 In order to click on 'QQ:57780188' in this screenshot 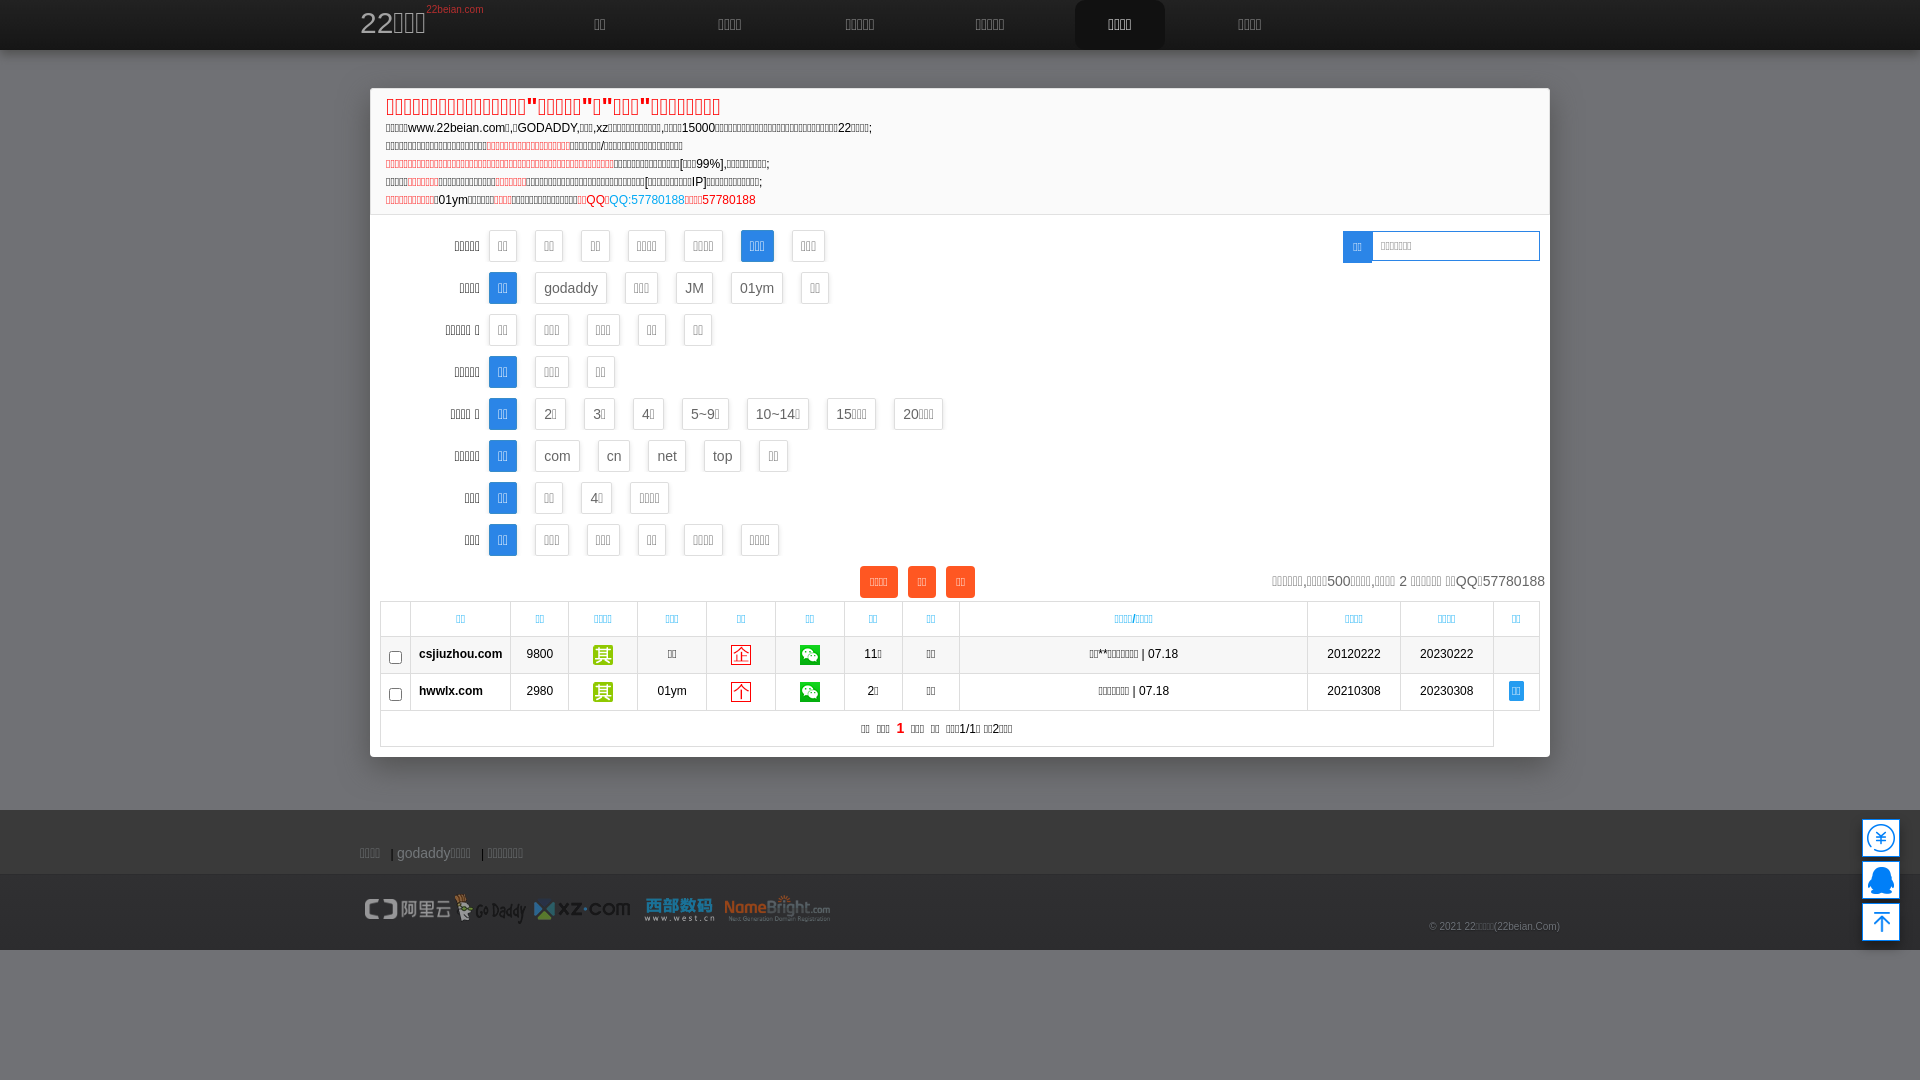, I will do `click(608, 200)`.